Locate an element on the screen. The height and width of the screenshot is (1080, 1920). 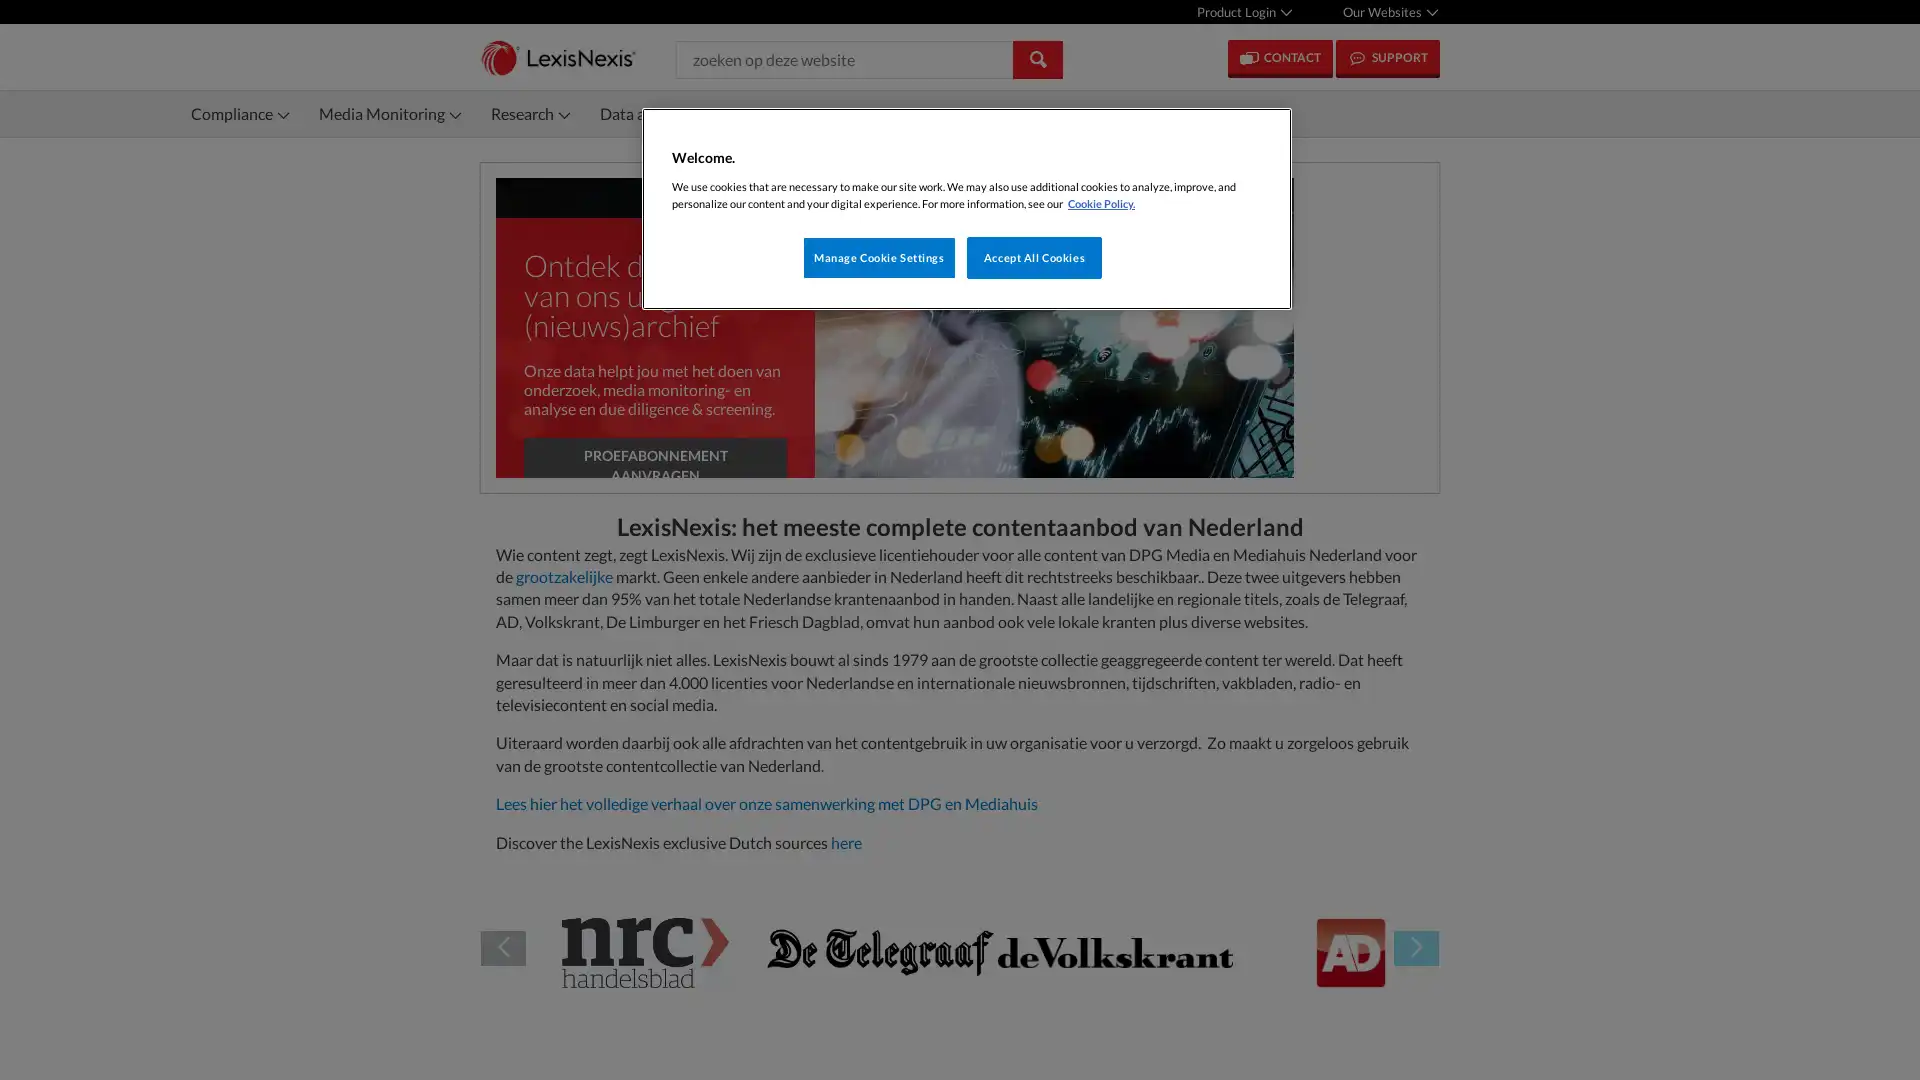
Previous is located at coordinates (503, 997).